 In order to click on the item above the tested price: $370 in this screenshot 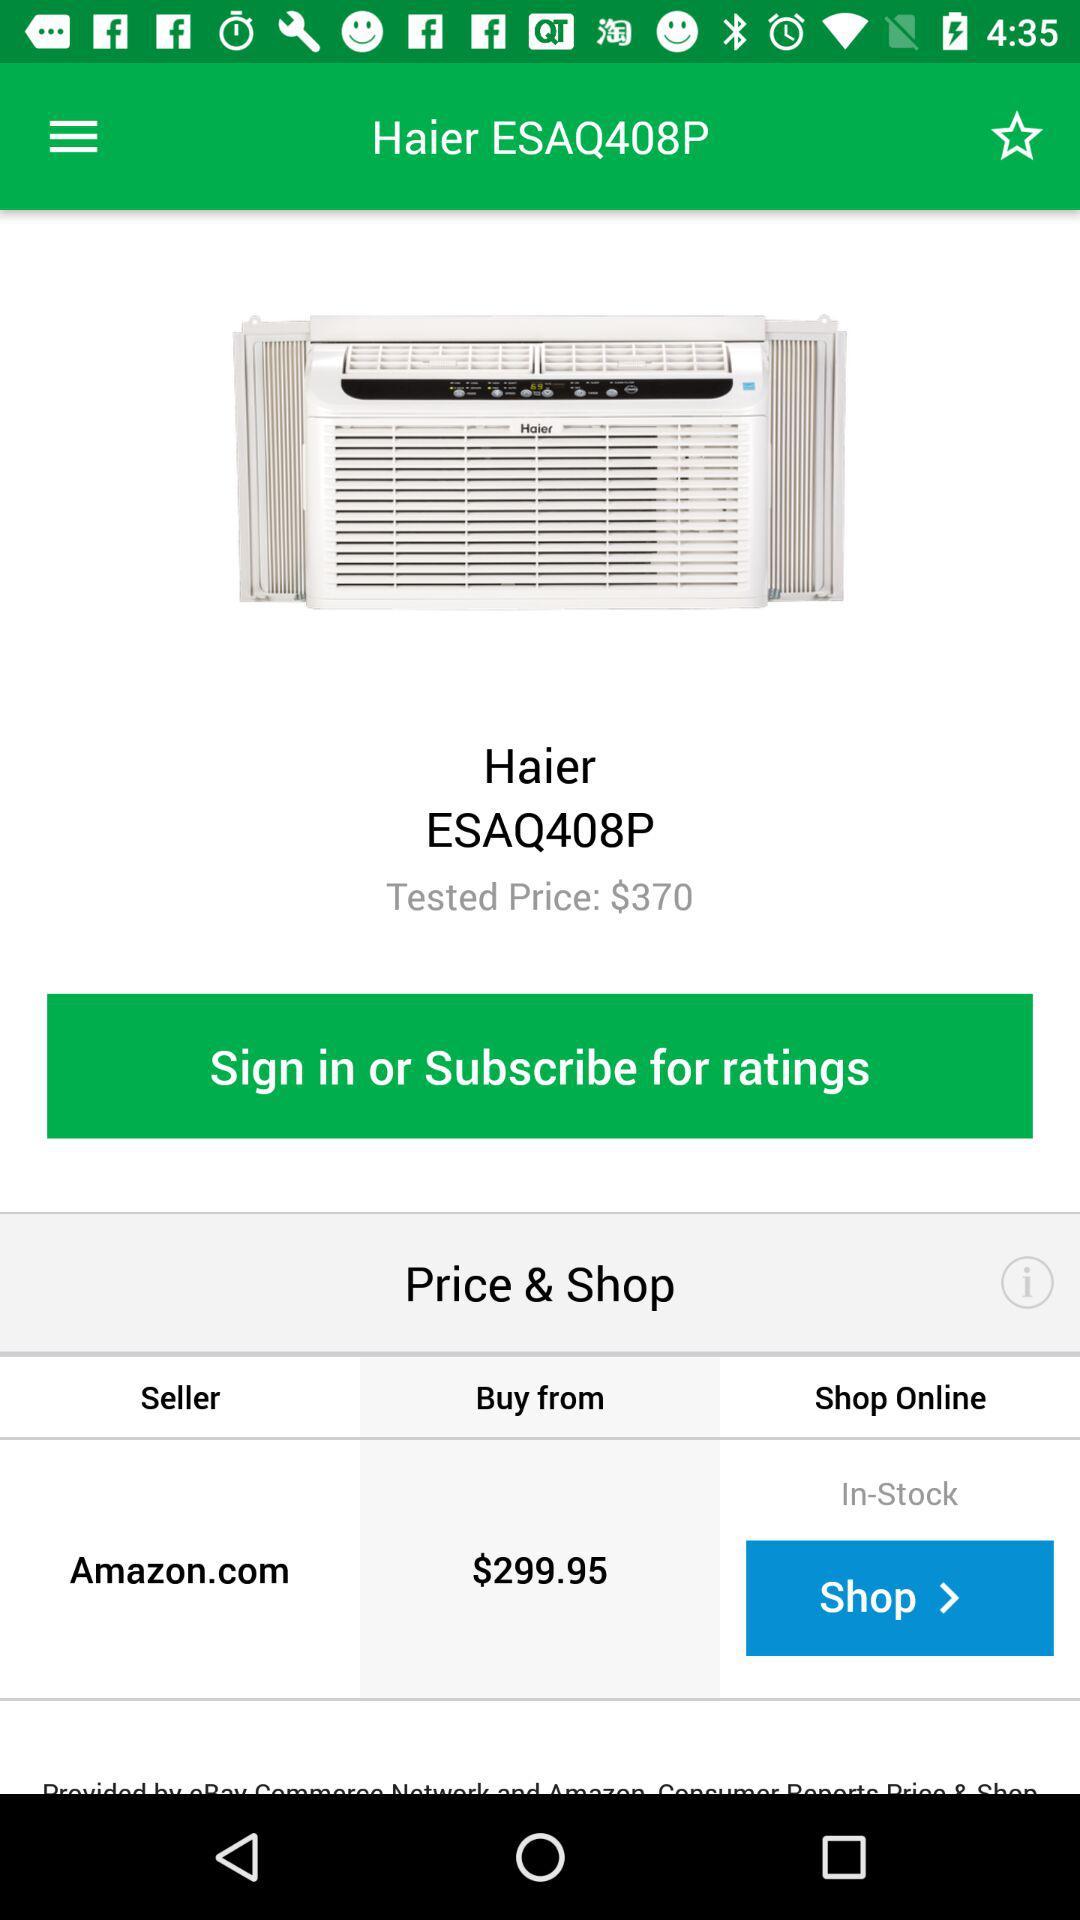, I will do `click(72, 135)`.